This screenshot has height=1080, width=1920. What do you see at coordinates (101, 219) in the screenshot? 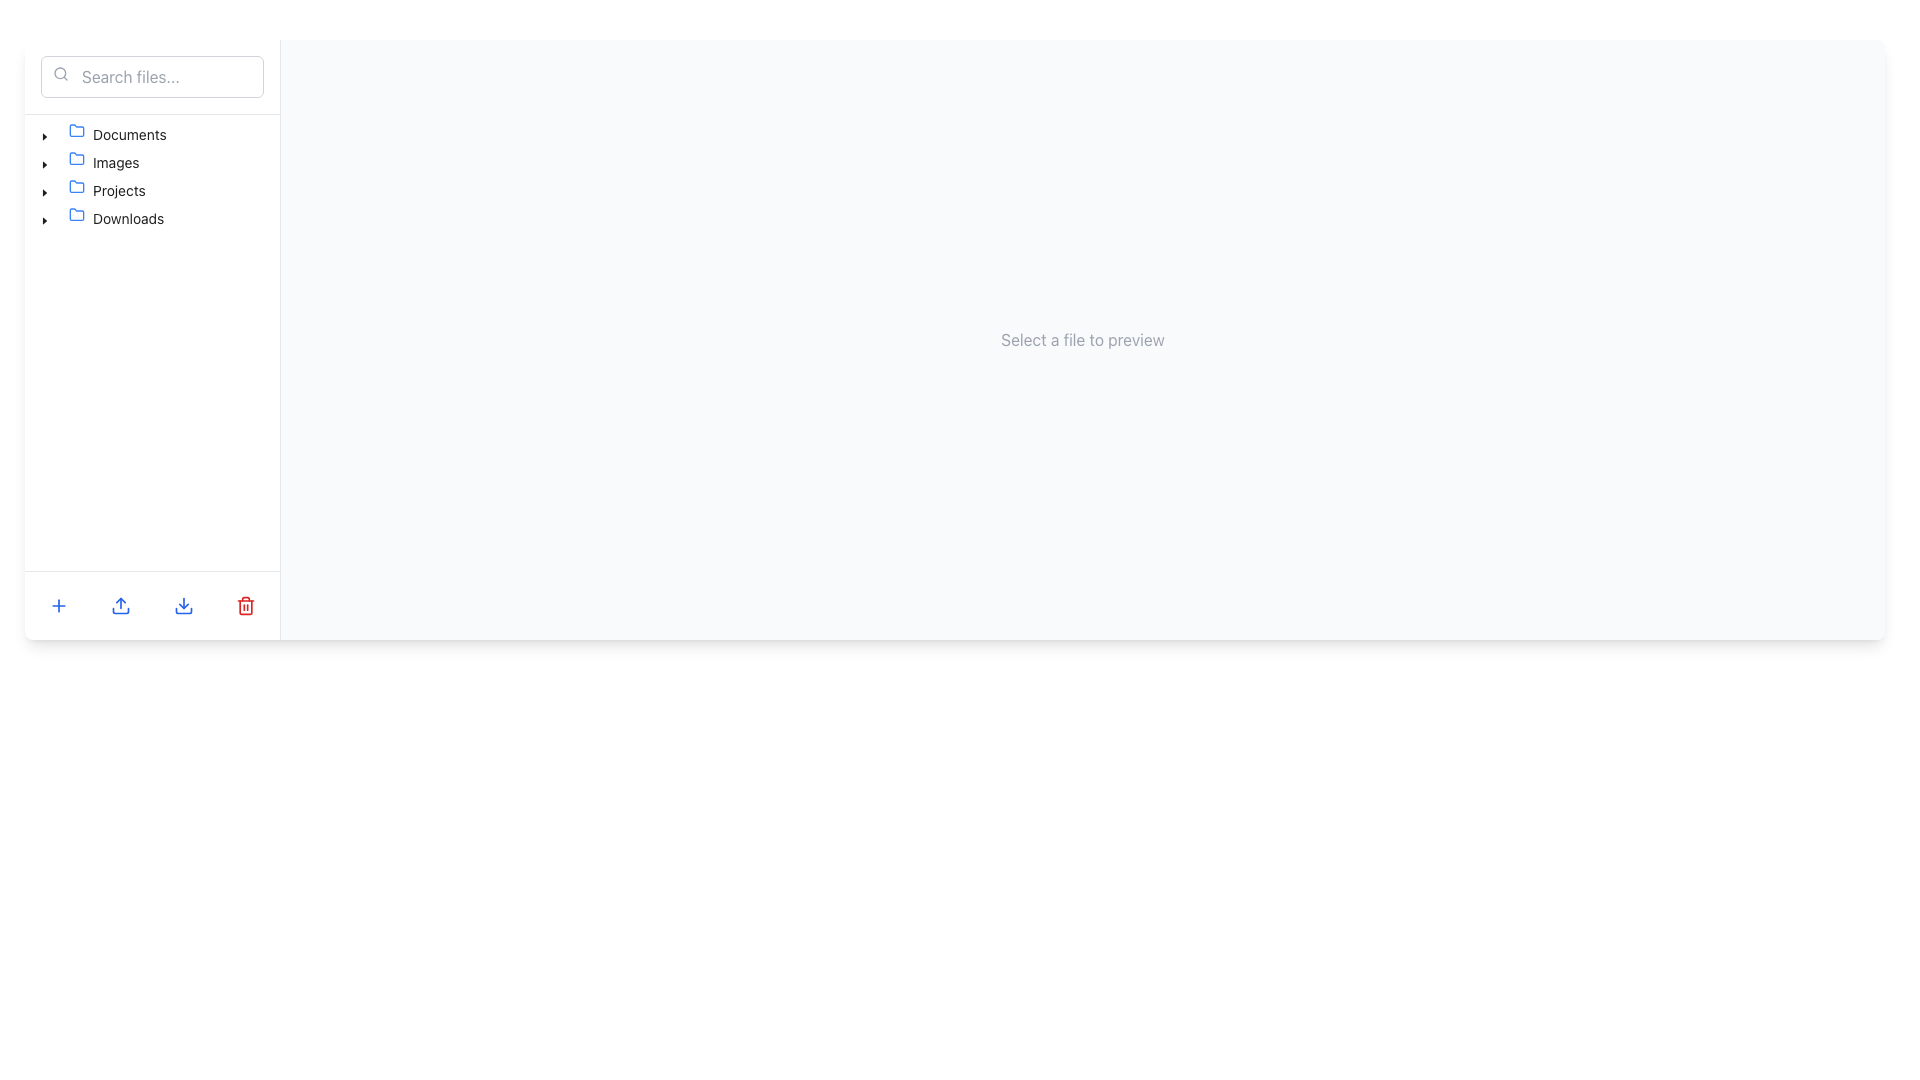
I see `the 'Downloads' tree item, which is the last item in the list and includes a blue folder icon and a caret indicating it is expandable` at bounding box center [101, 219].